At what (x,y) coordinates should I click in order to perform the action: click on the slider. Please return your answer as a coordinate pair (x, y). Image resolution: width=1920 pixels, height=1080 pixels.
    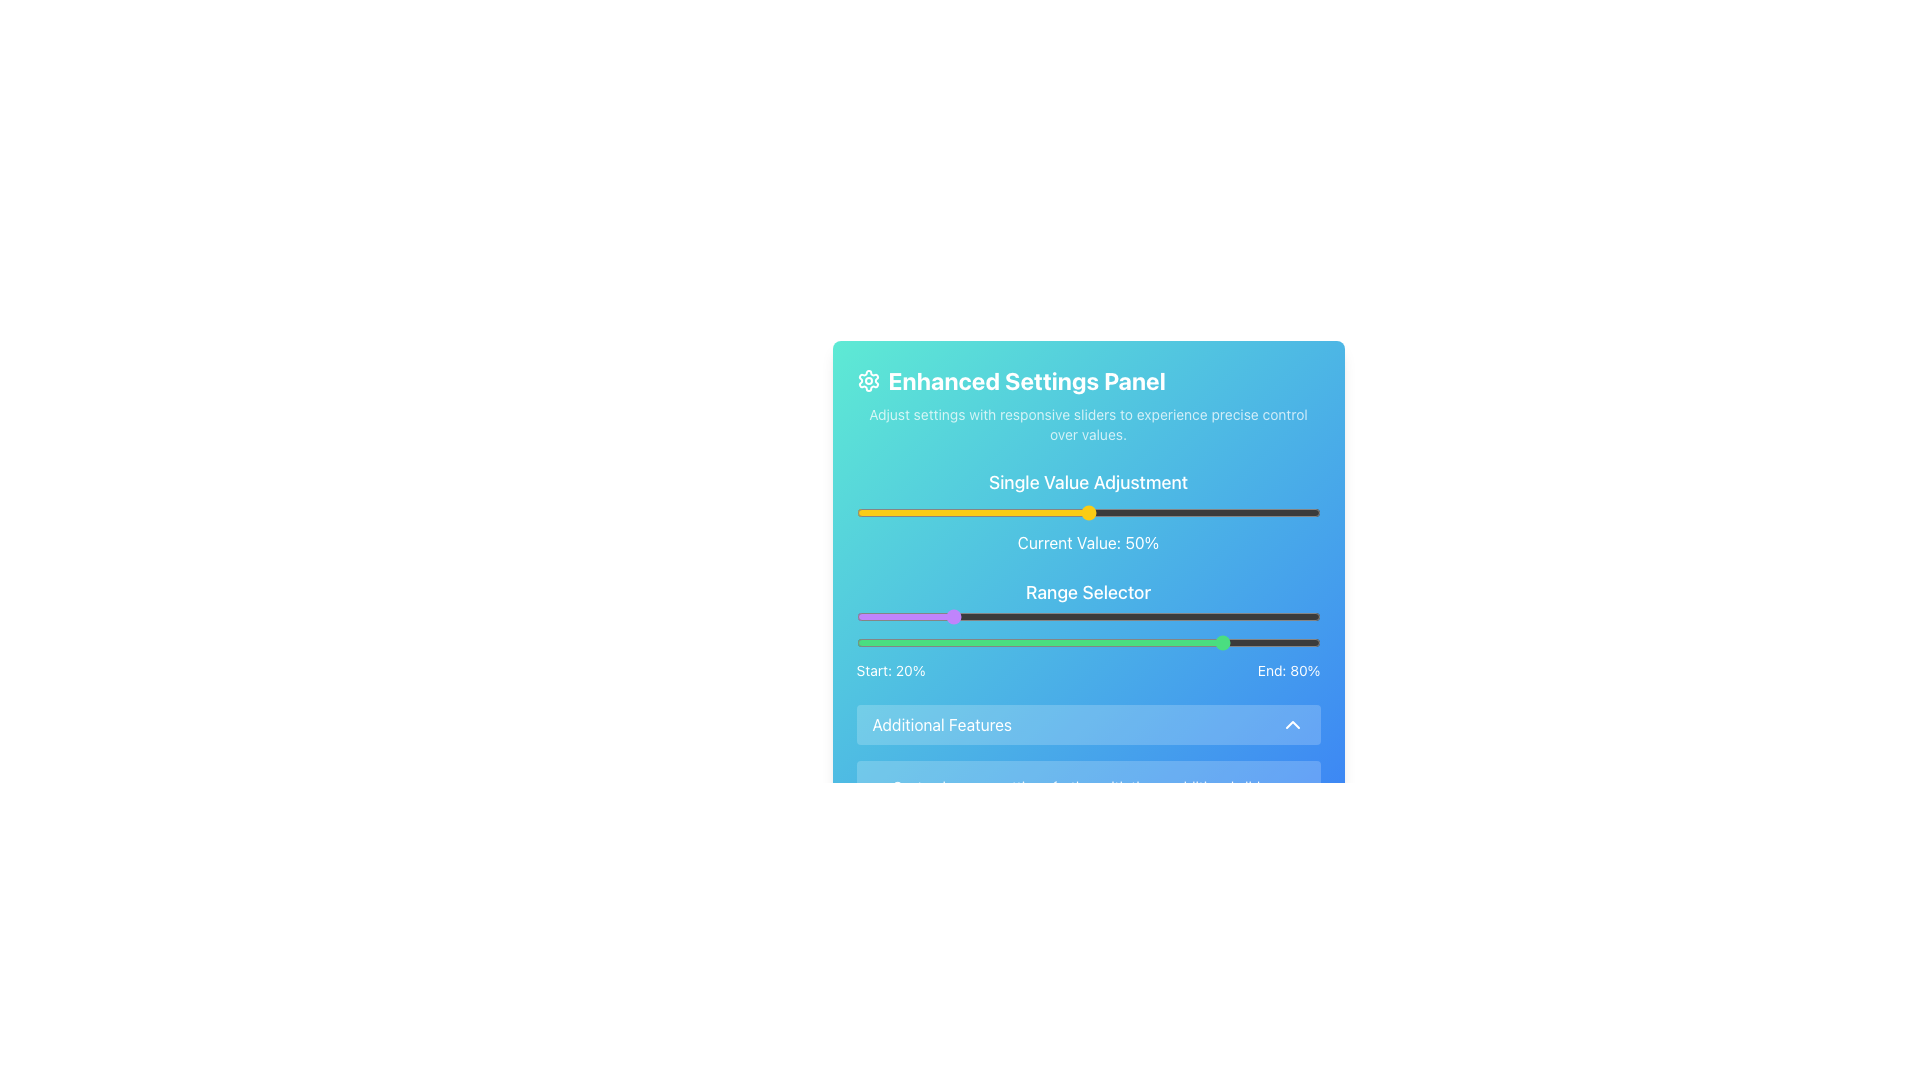
    Looking at the image, I should click on (1162, 643).